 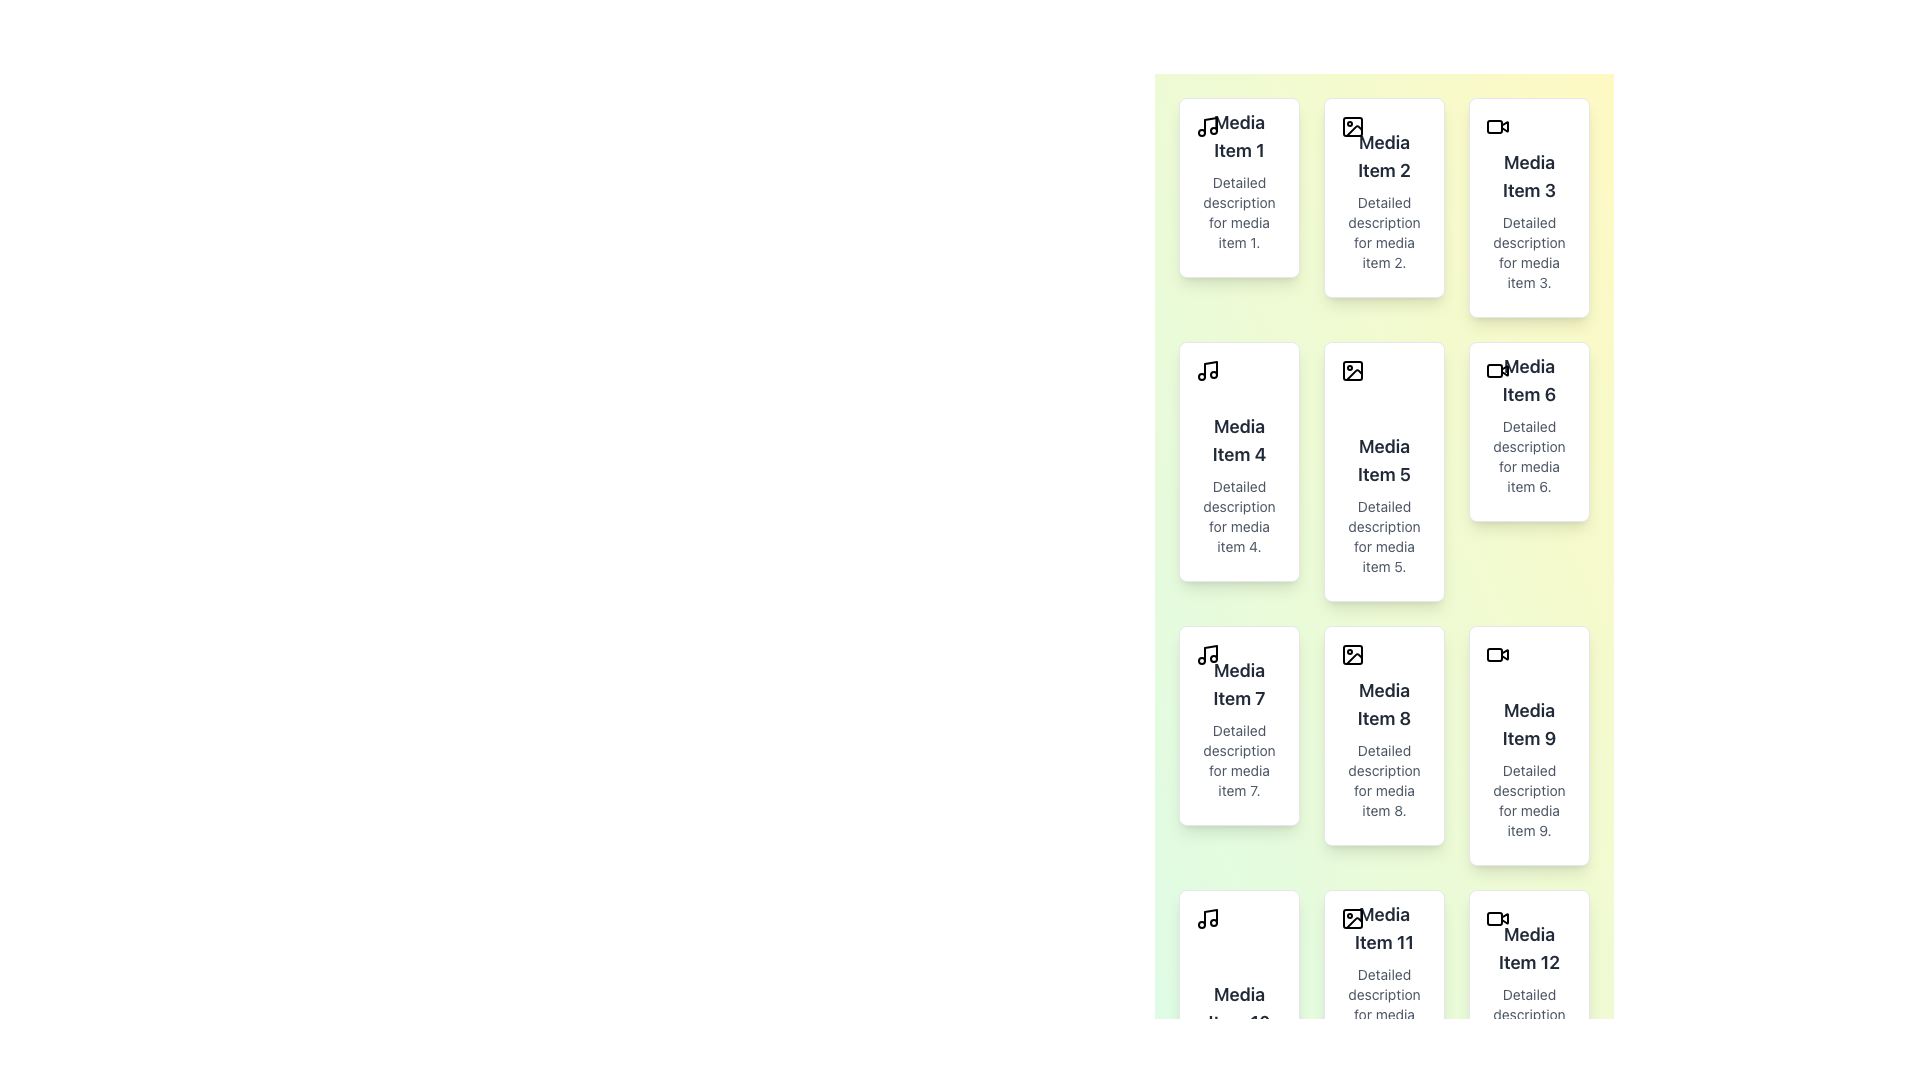 What do you see at coordinates (1528, 176) in the screenshot?
I see `the text label displaying 'Media Item 3' in bold dark gray font, located in the third card of the top row` at bounding box center [1528, 176].